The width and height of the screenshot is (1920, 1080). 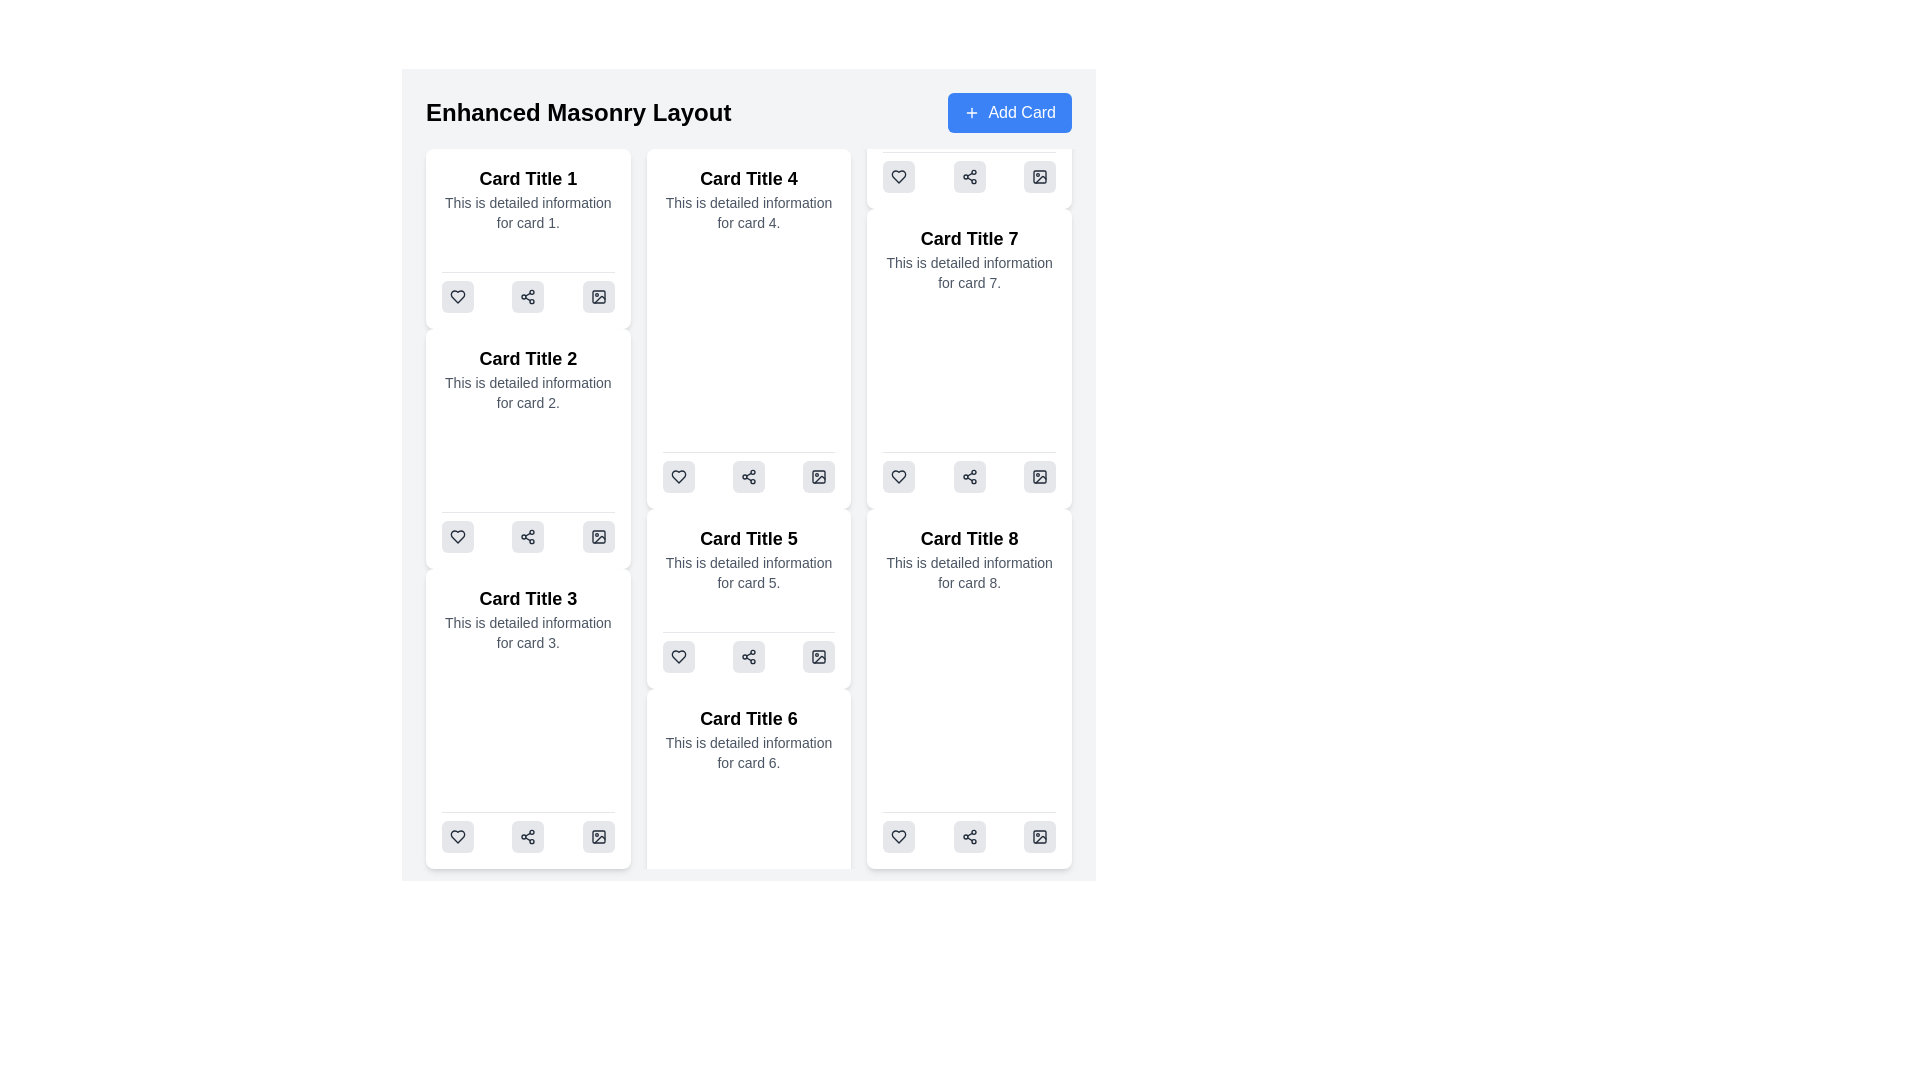 I want to click on the 'Add Card' text label, which is styled with white text on a blue background and located in the upper-right corner of the interface, so click(x=1022, y=112).